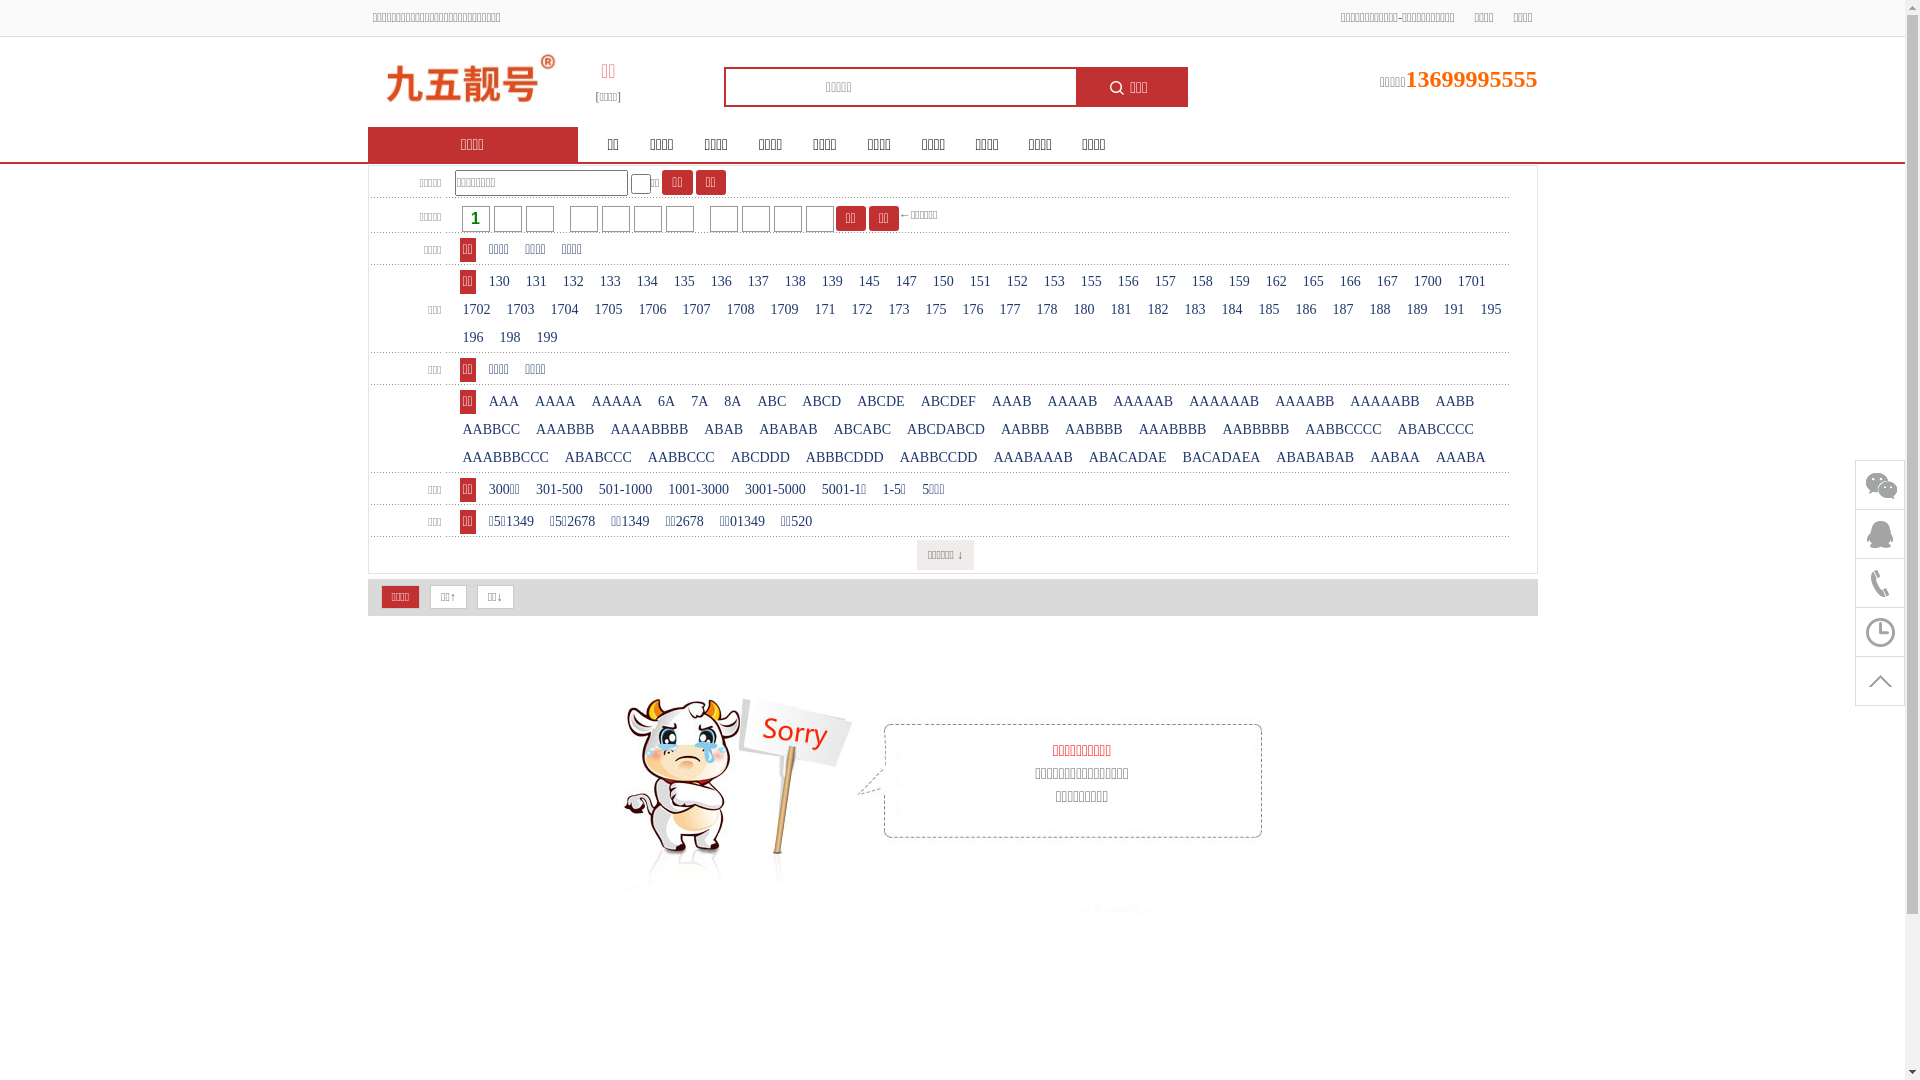 The width and height of the screenshot is (1920, 1080). Describe the element at coordinates (647, 281) in the screenshot. I see `'134'` at that location.